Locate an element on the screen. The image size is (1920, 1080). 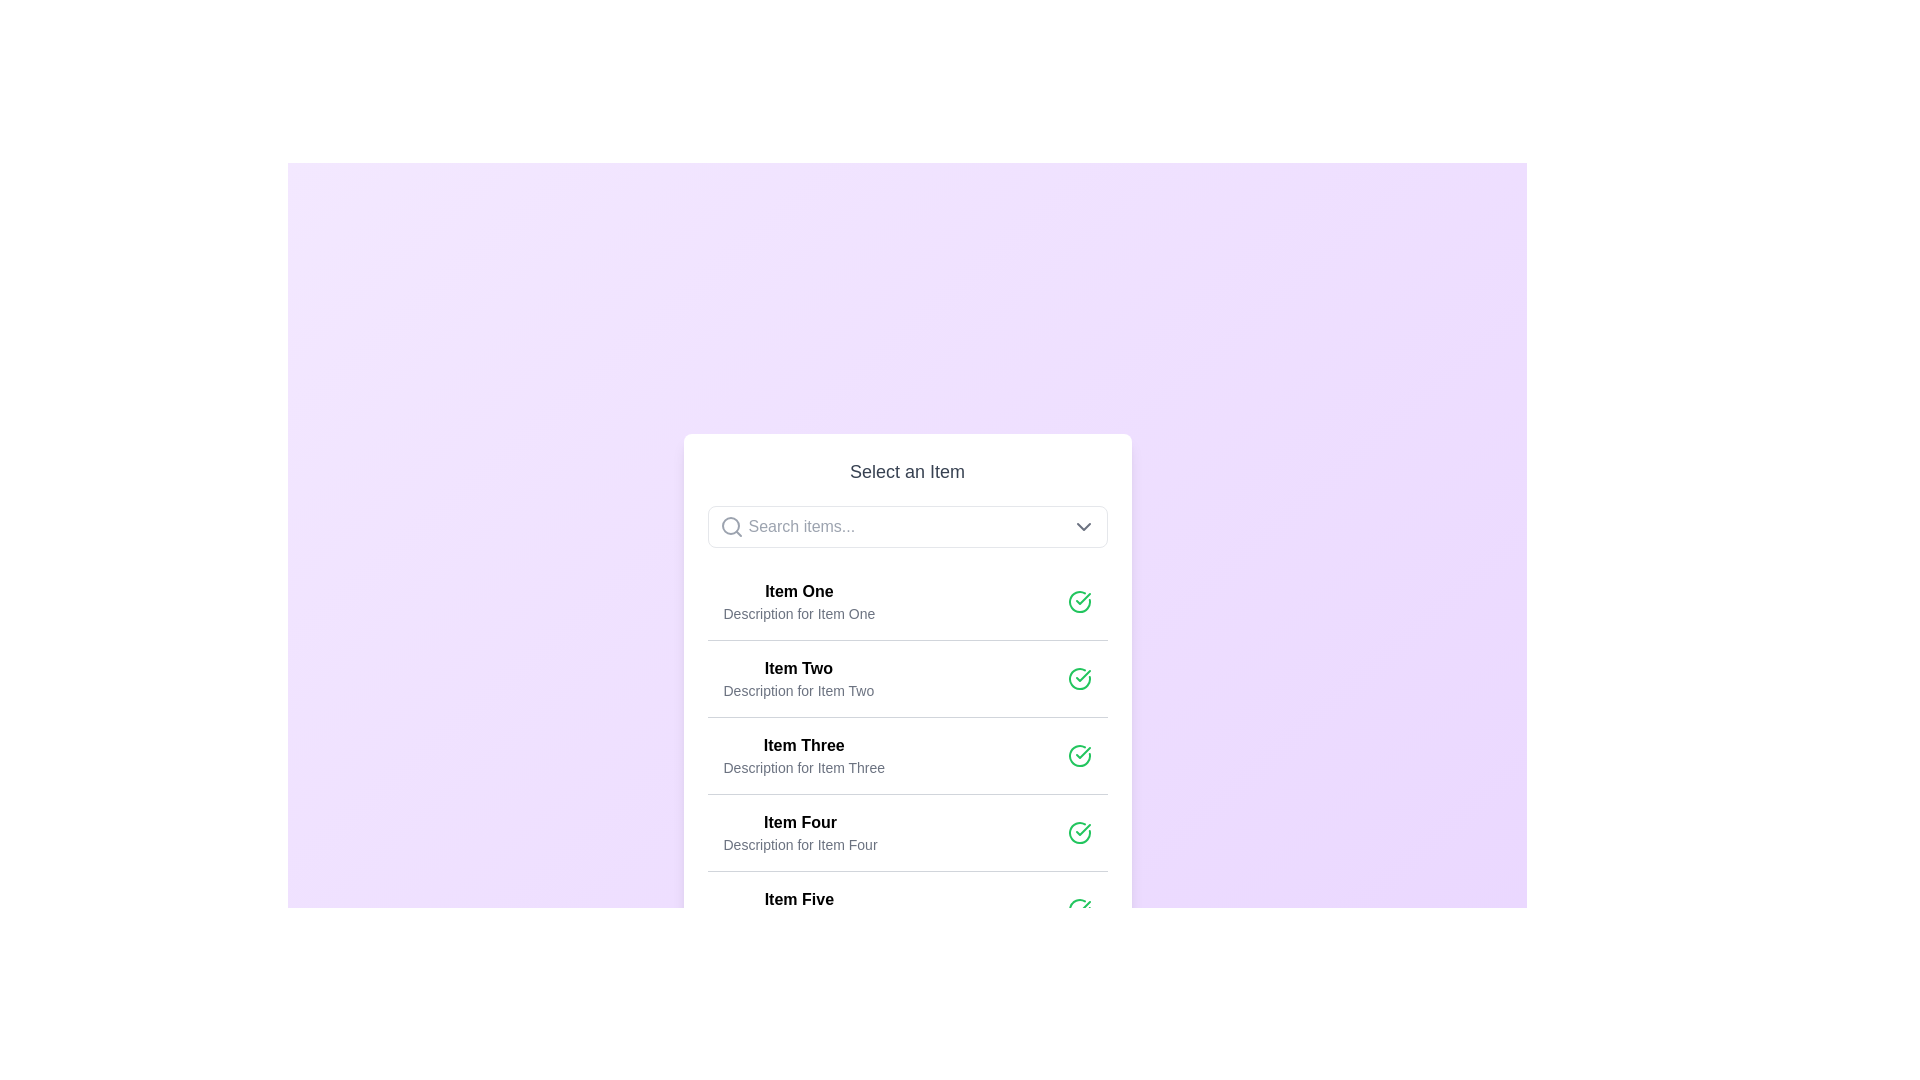
the title label for 'Item Four', which identifies it as the fourth item in the list within the modal interface is located at coordinates (800, 822).